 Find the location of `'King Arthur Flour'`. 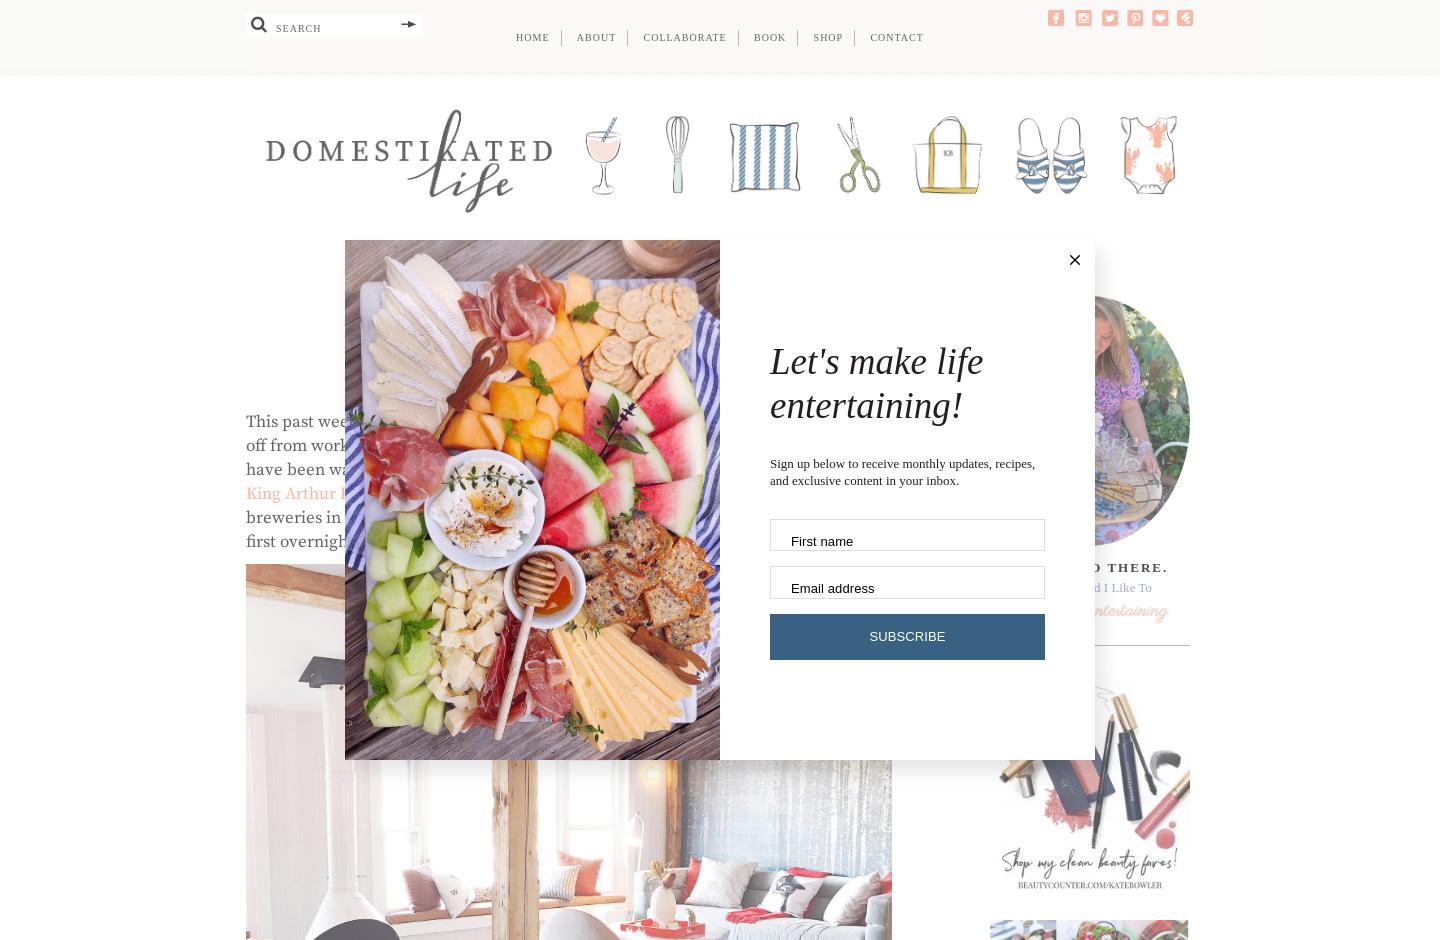

'King Arthur Flour' is located at coordinates (313, 493).